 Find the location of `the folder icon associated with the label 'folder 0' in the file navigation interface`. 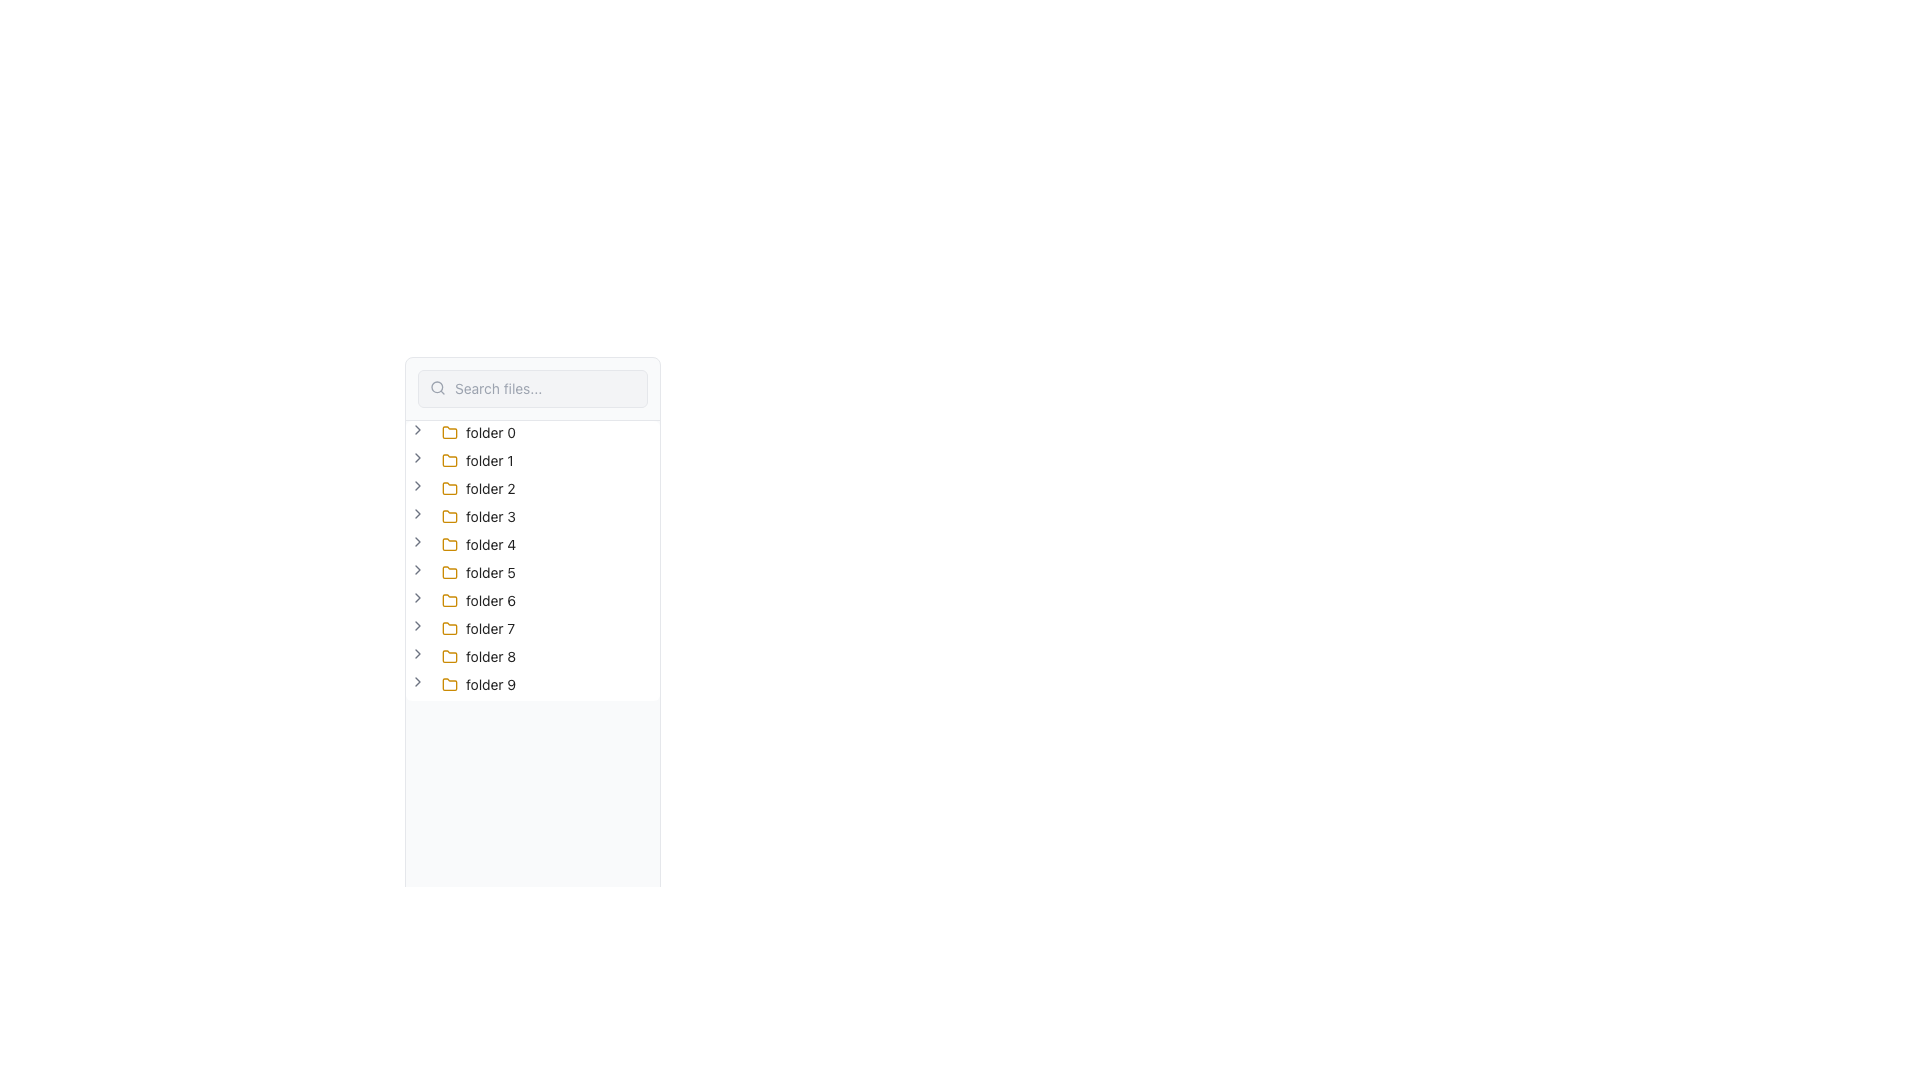

the folder icon associated with the label 'folder 0' in the file navigation interface is located at coordinates (449, 431).